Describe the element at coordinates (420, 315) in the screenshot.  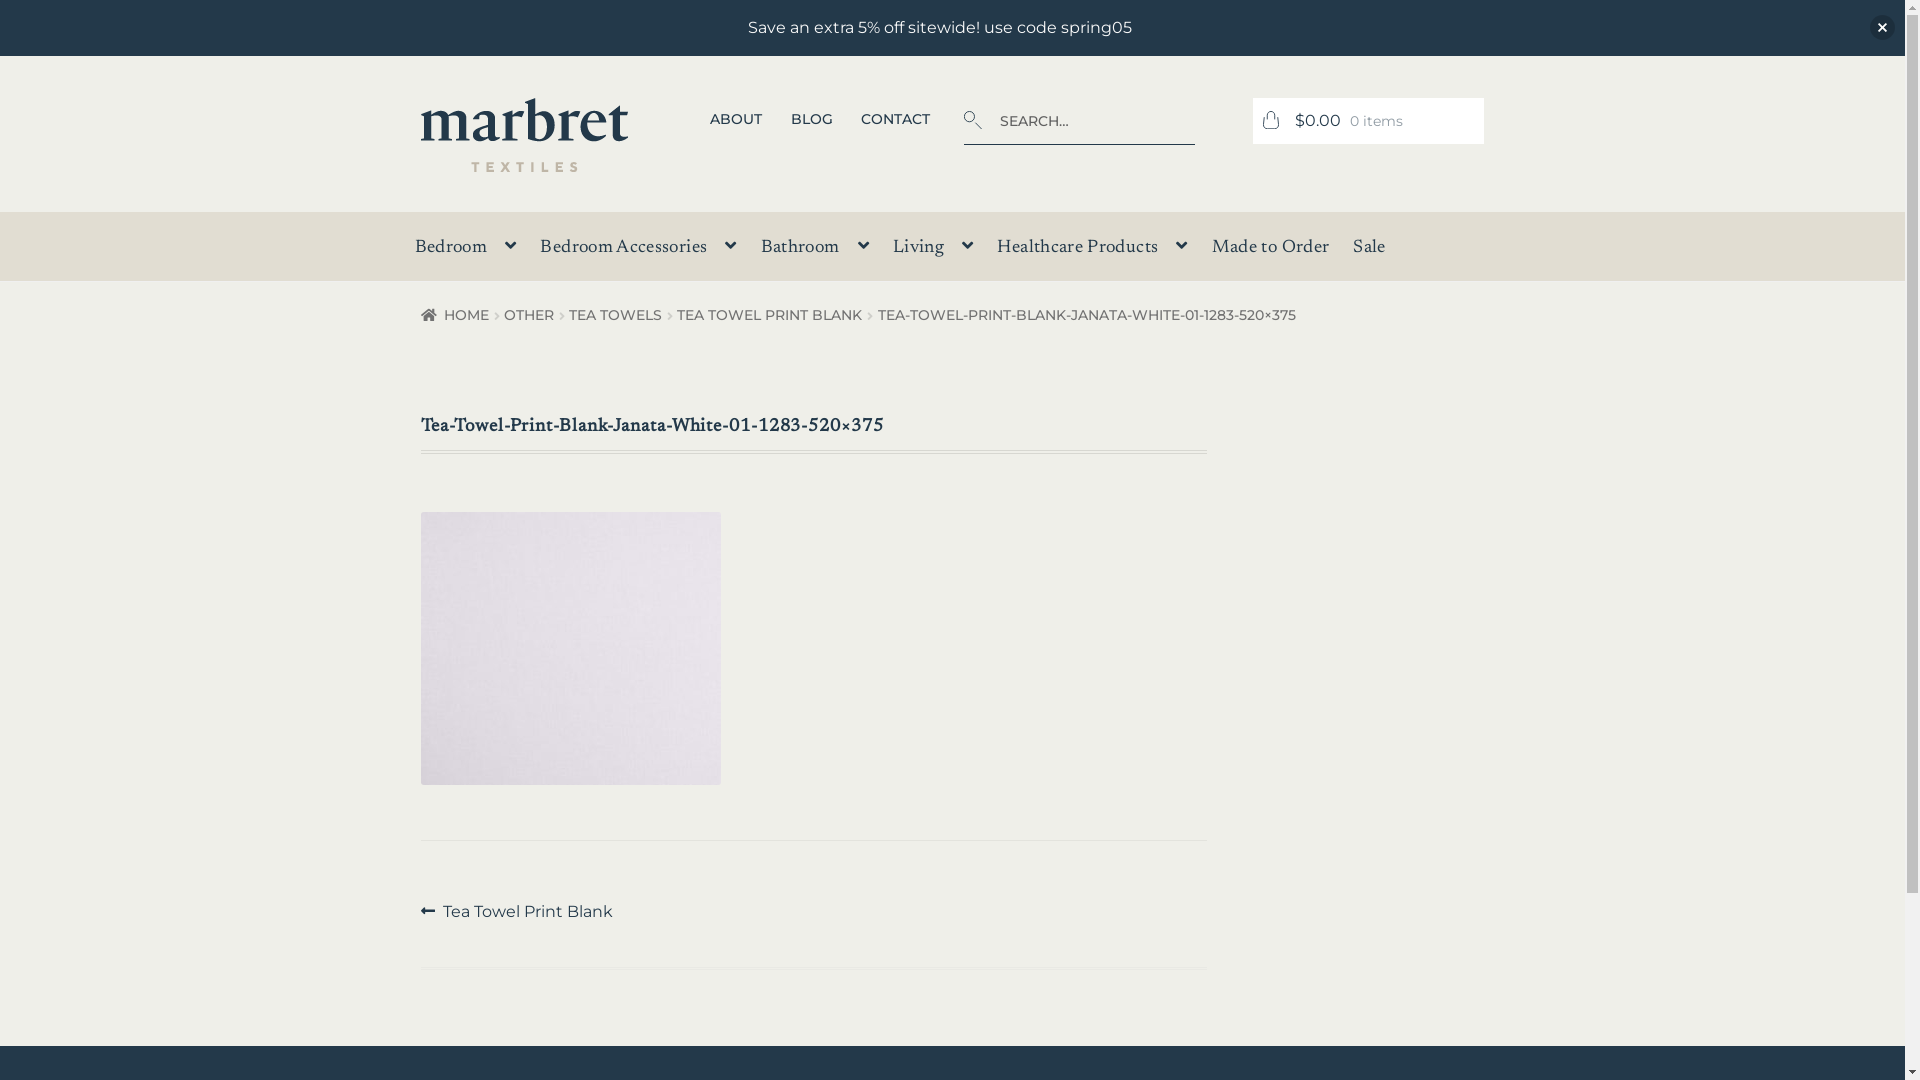
I see `'HOME'` at that location.